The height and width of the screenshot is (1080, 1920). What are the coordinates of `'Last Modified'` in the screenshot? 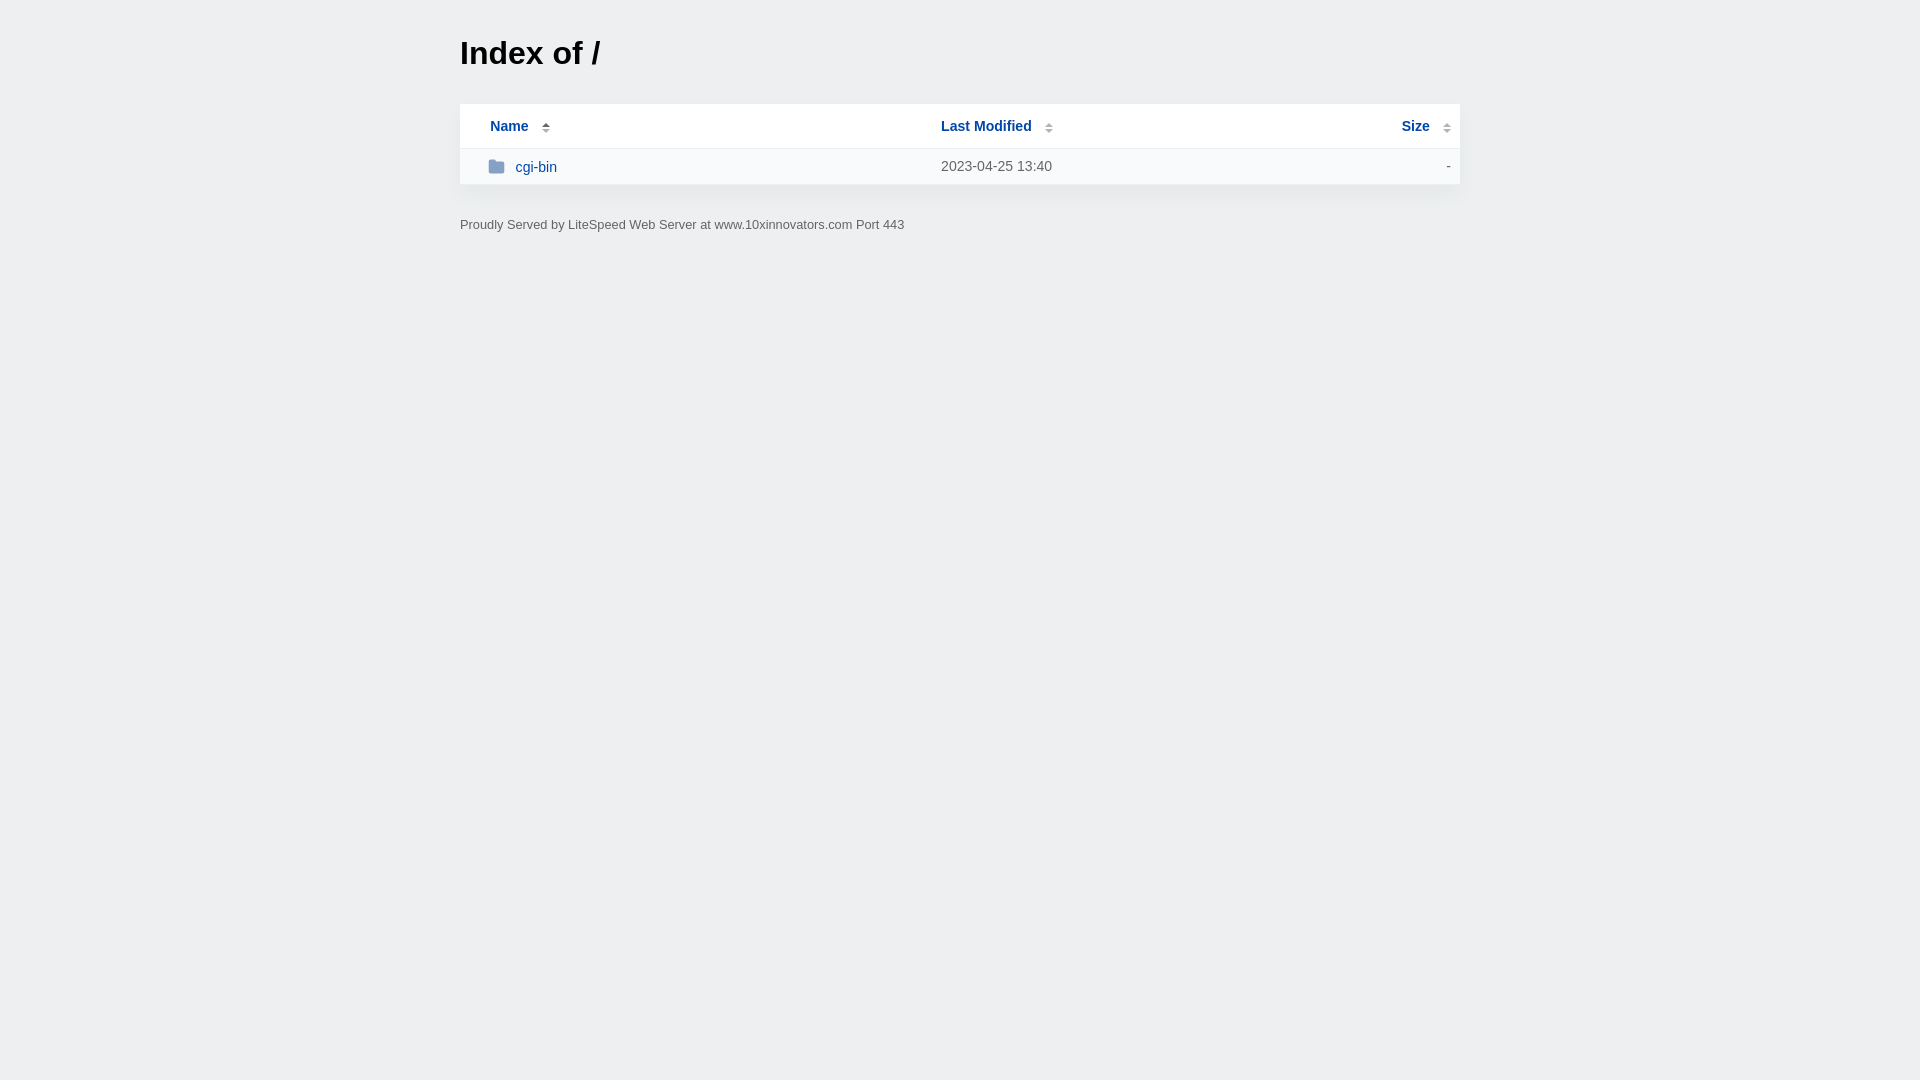 It's located at (939, 126).